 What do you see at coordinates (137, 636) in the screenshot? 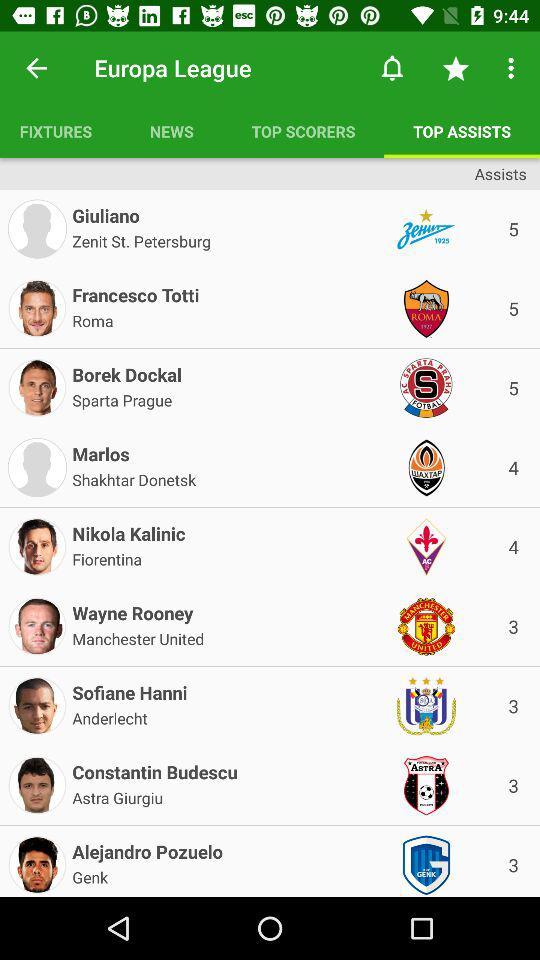
I see `icon below wayne rooney item` at bounding box center [137, 636].